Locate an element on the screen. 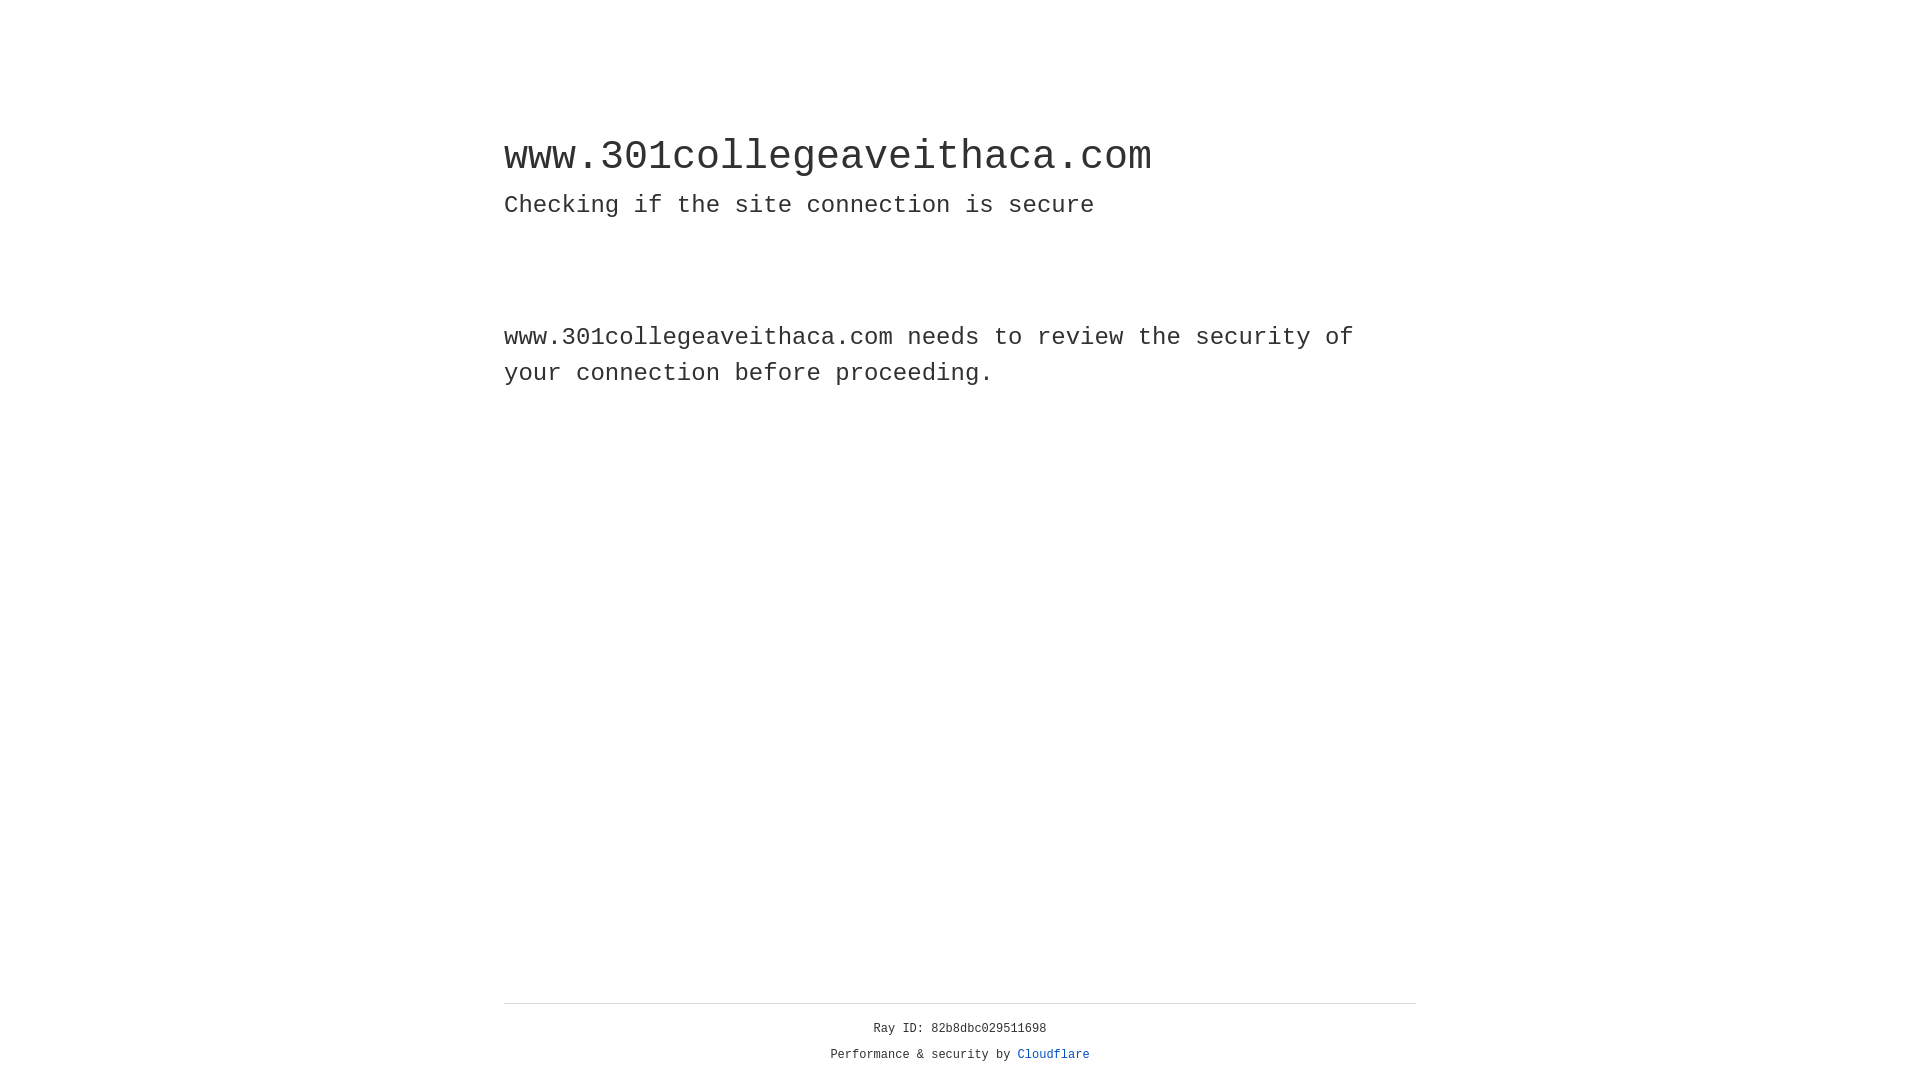  'Cloudflare' is located at coordinates (1053, 1054).